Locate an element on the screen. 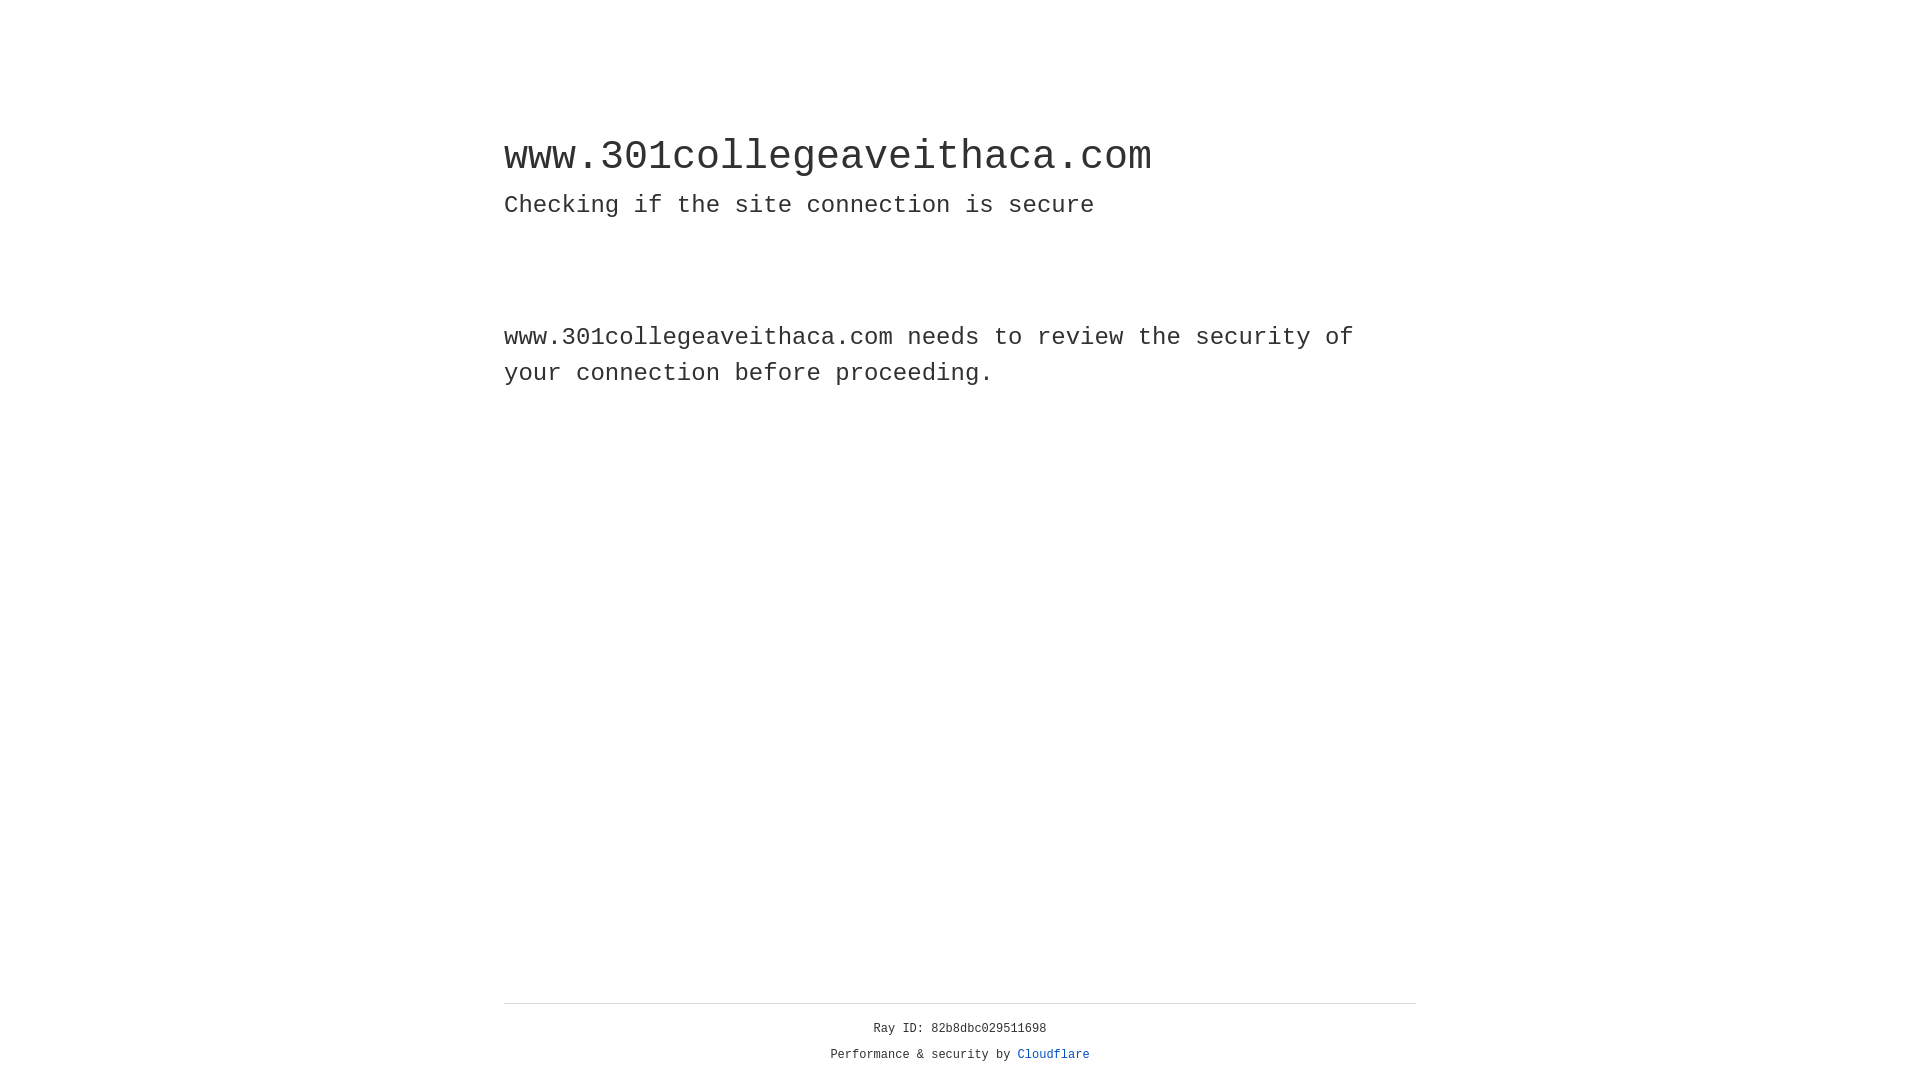  'Cloudflare' is located at coordinates (1053, 1054).